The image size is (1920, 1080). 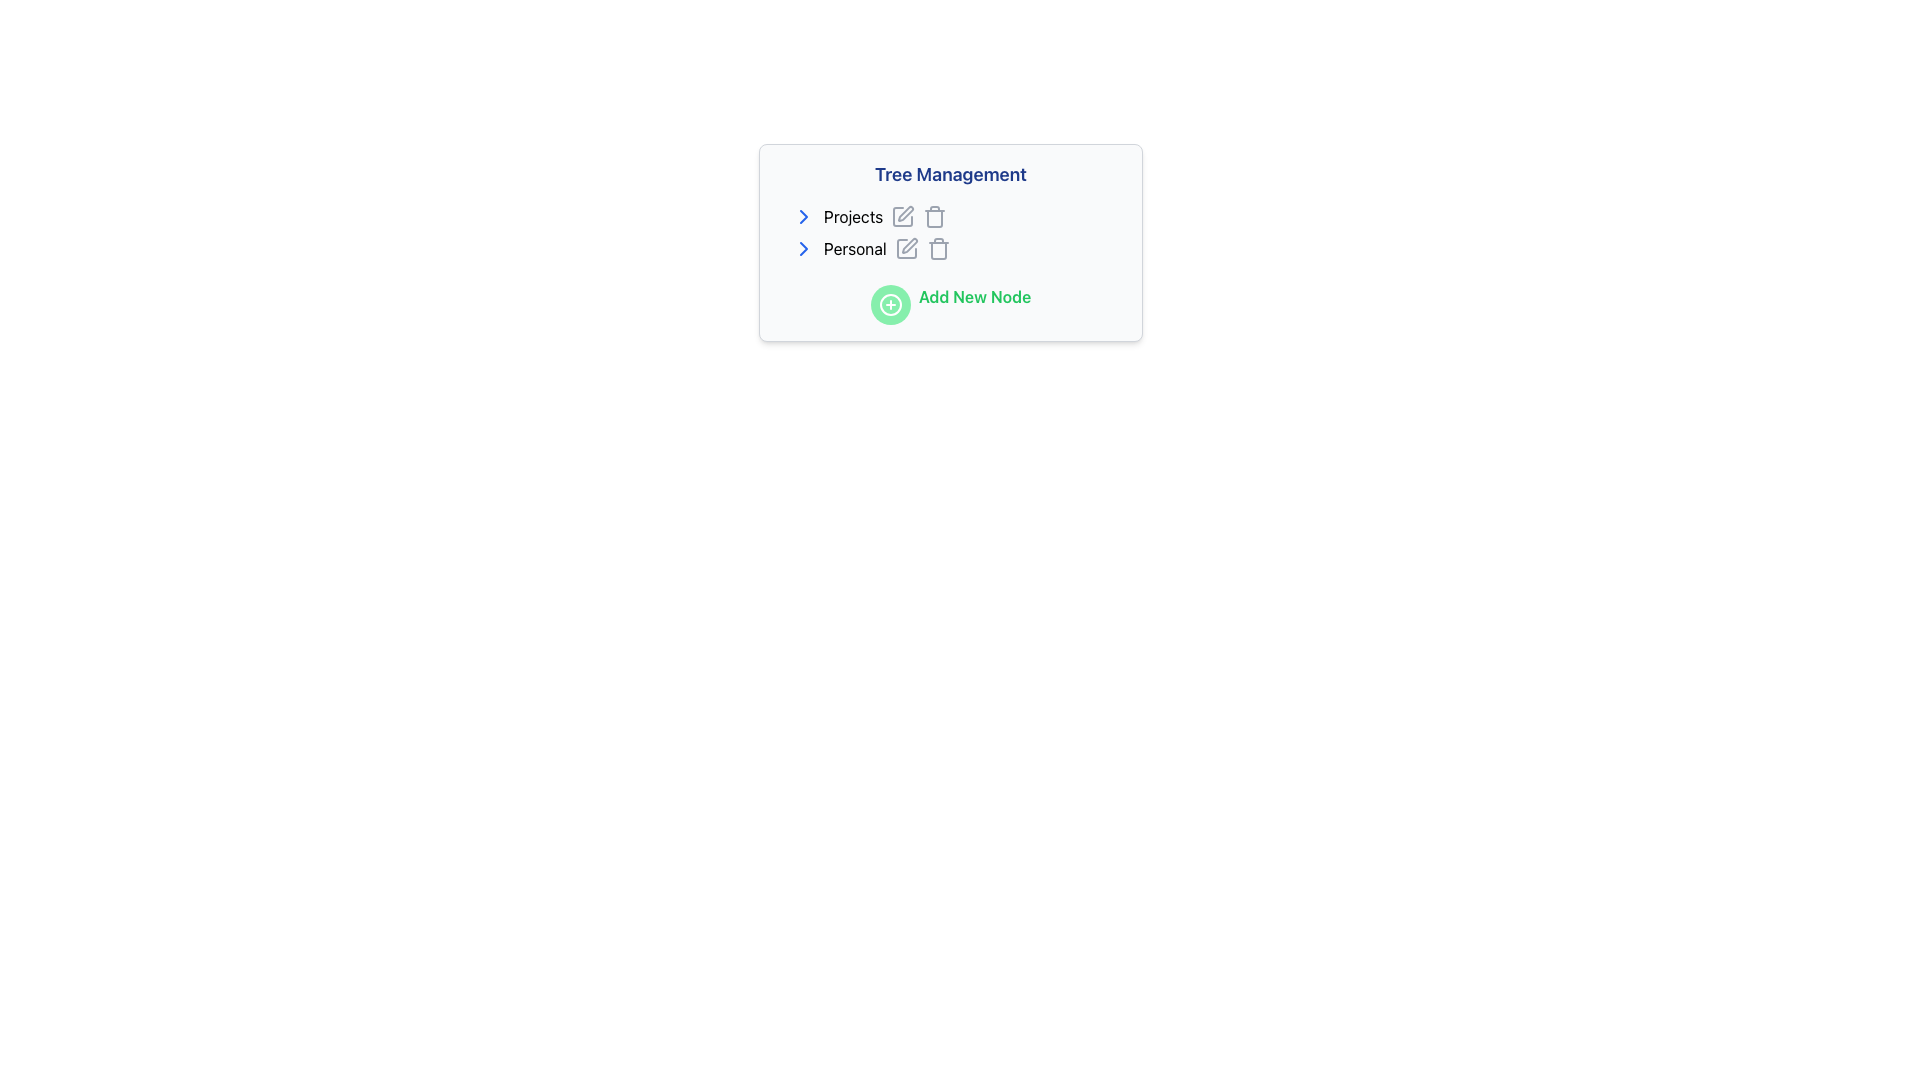 What do you see at coordinates (937, 249) in the screenshot?
I see `the trash bin icon located to the far right of the 'Personal' item to initiate a delete action` at bounding box center [937, 249].